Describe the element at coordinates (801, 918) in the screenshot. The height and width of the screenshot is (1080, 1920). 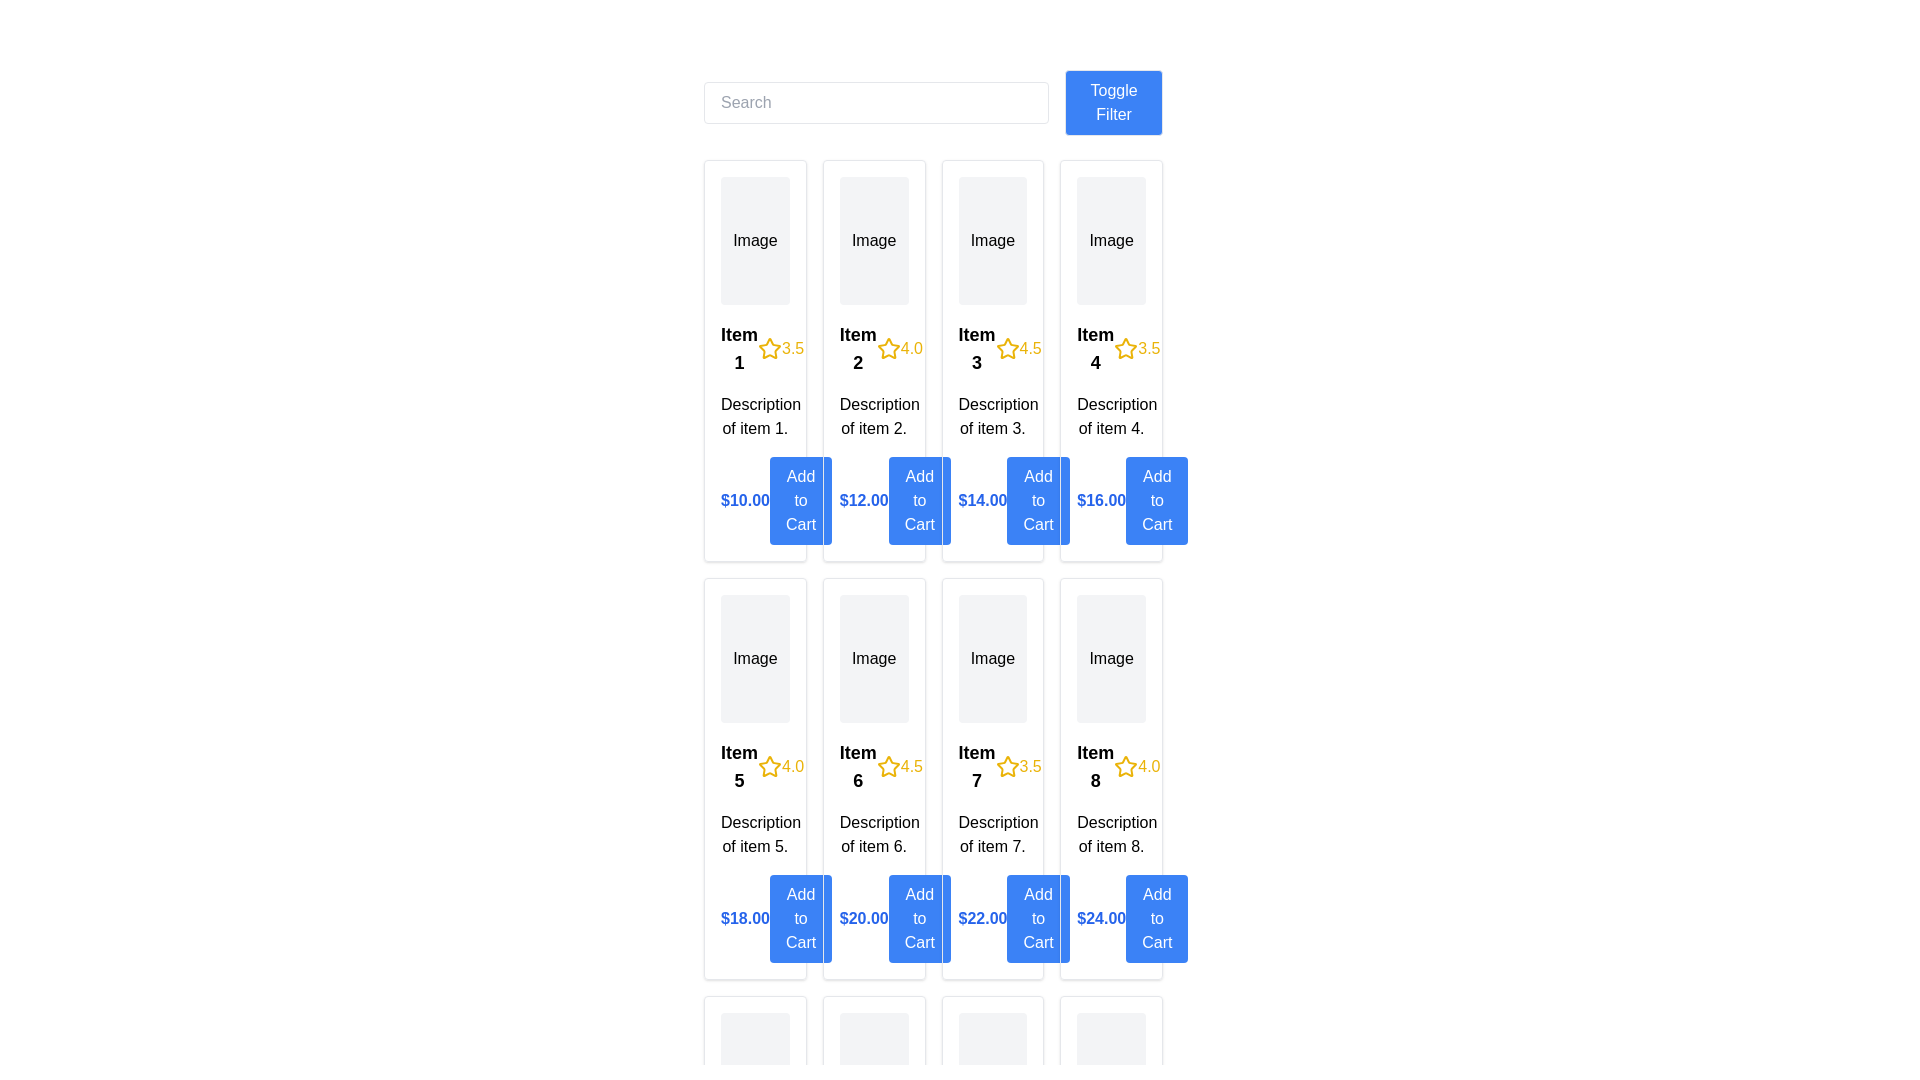
I see `the 'Add to Cart' button for 'Item 5'` at that location.